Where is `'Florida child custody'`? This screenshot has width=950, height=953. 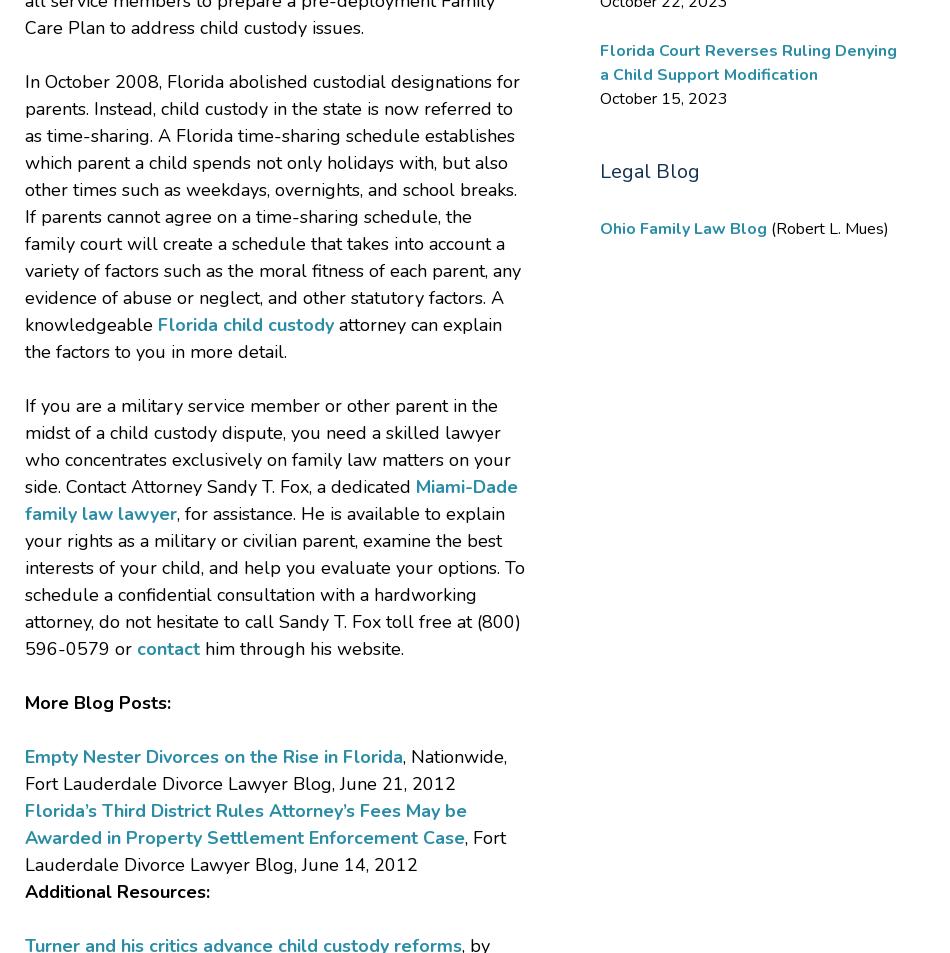
'Florida child custody' is located at coordinates (244, 323).